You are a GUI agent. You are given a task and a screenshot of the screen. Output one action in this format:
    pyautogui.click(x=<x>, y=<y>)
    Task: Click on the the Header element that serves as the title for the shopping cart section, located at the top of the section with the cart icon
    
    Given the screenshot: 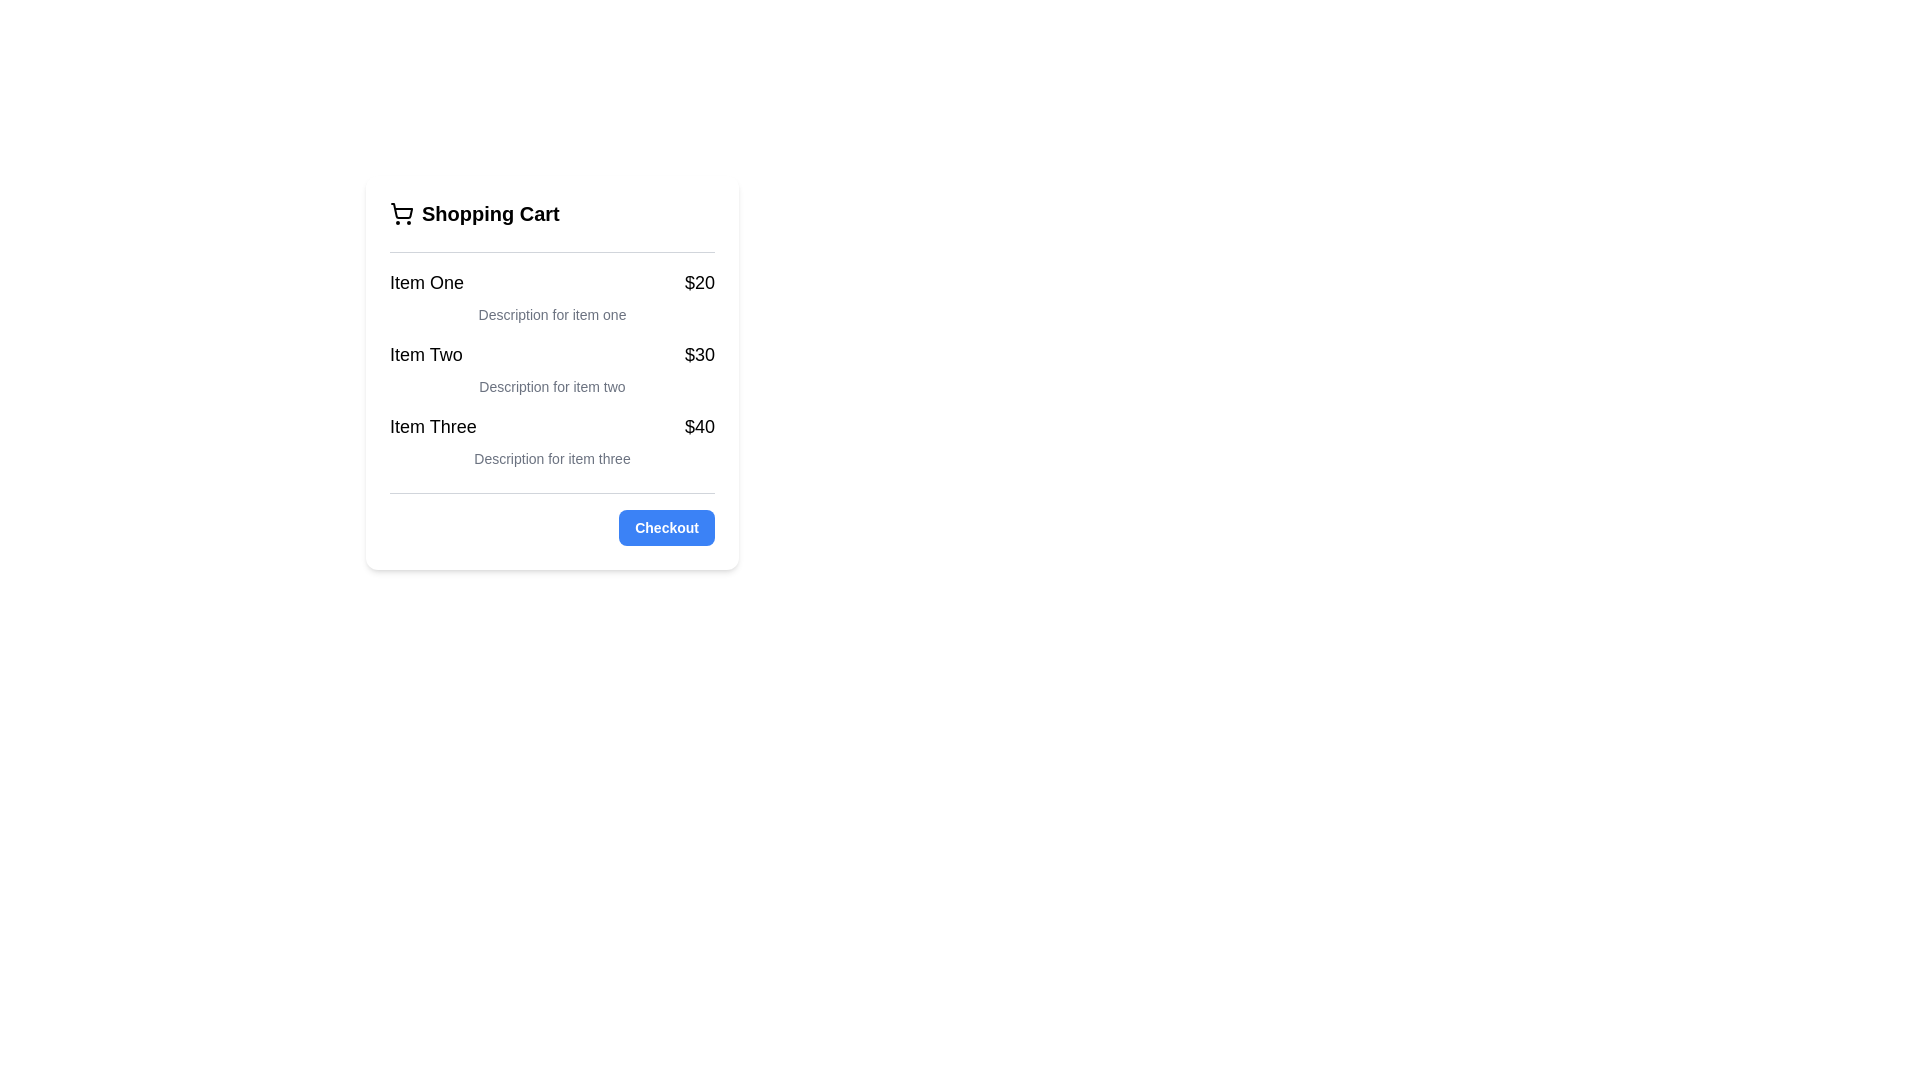 What is the action you would take?
    pyautogui.click(x=552, y=213)
    